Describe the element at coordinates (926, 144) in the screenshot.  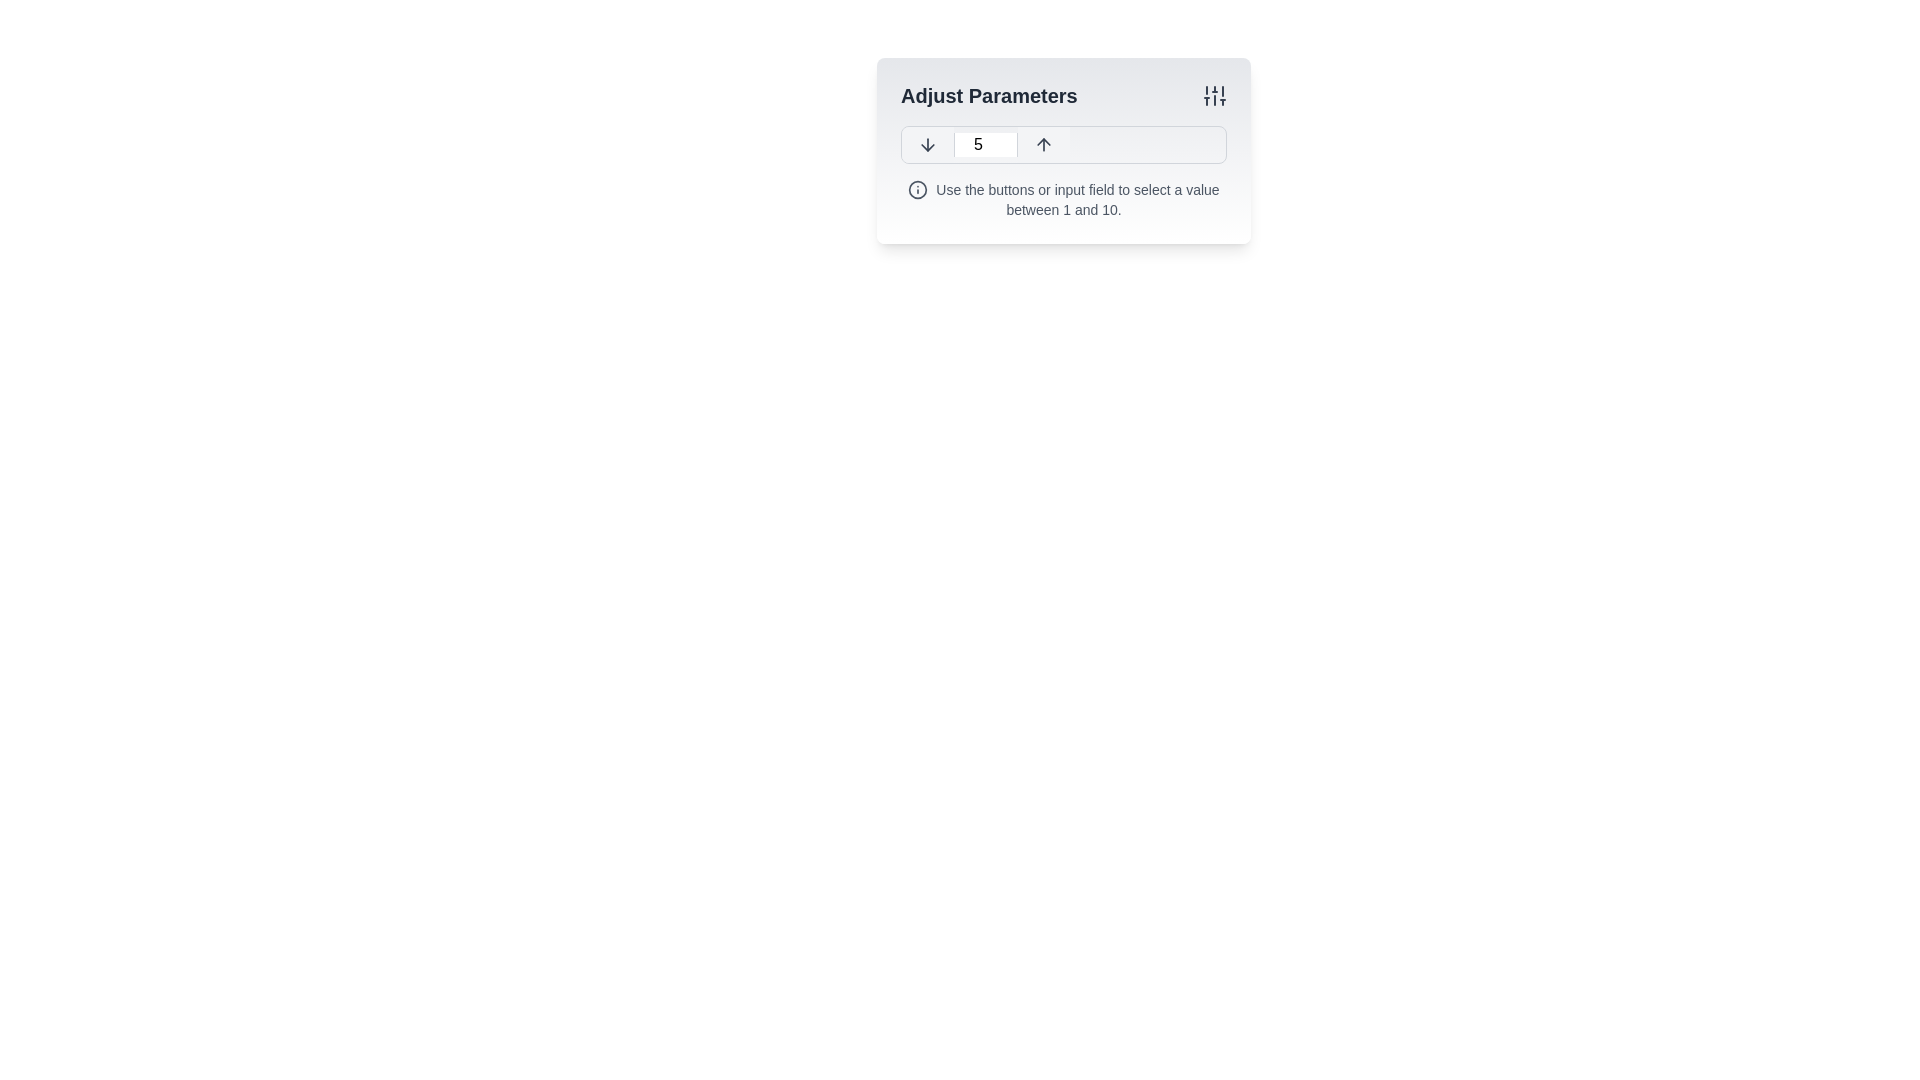
I see `the small button with a downward-pointing arrow icon, located to the left of a numeric input field displaying '5', to decrease the value` at that location.